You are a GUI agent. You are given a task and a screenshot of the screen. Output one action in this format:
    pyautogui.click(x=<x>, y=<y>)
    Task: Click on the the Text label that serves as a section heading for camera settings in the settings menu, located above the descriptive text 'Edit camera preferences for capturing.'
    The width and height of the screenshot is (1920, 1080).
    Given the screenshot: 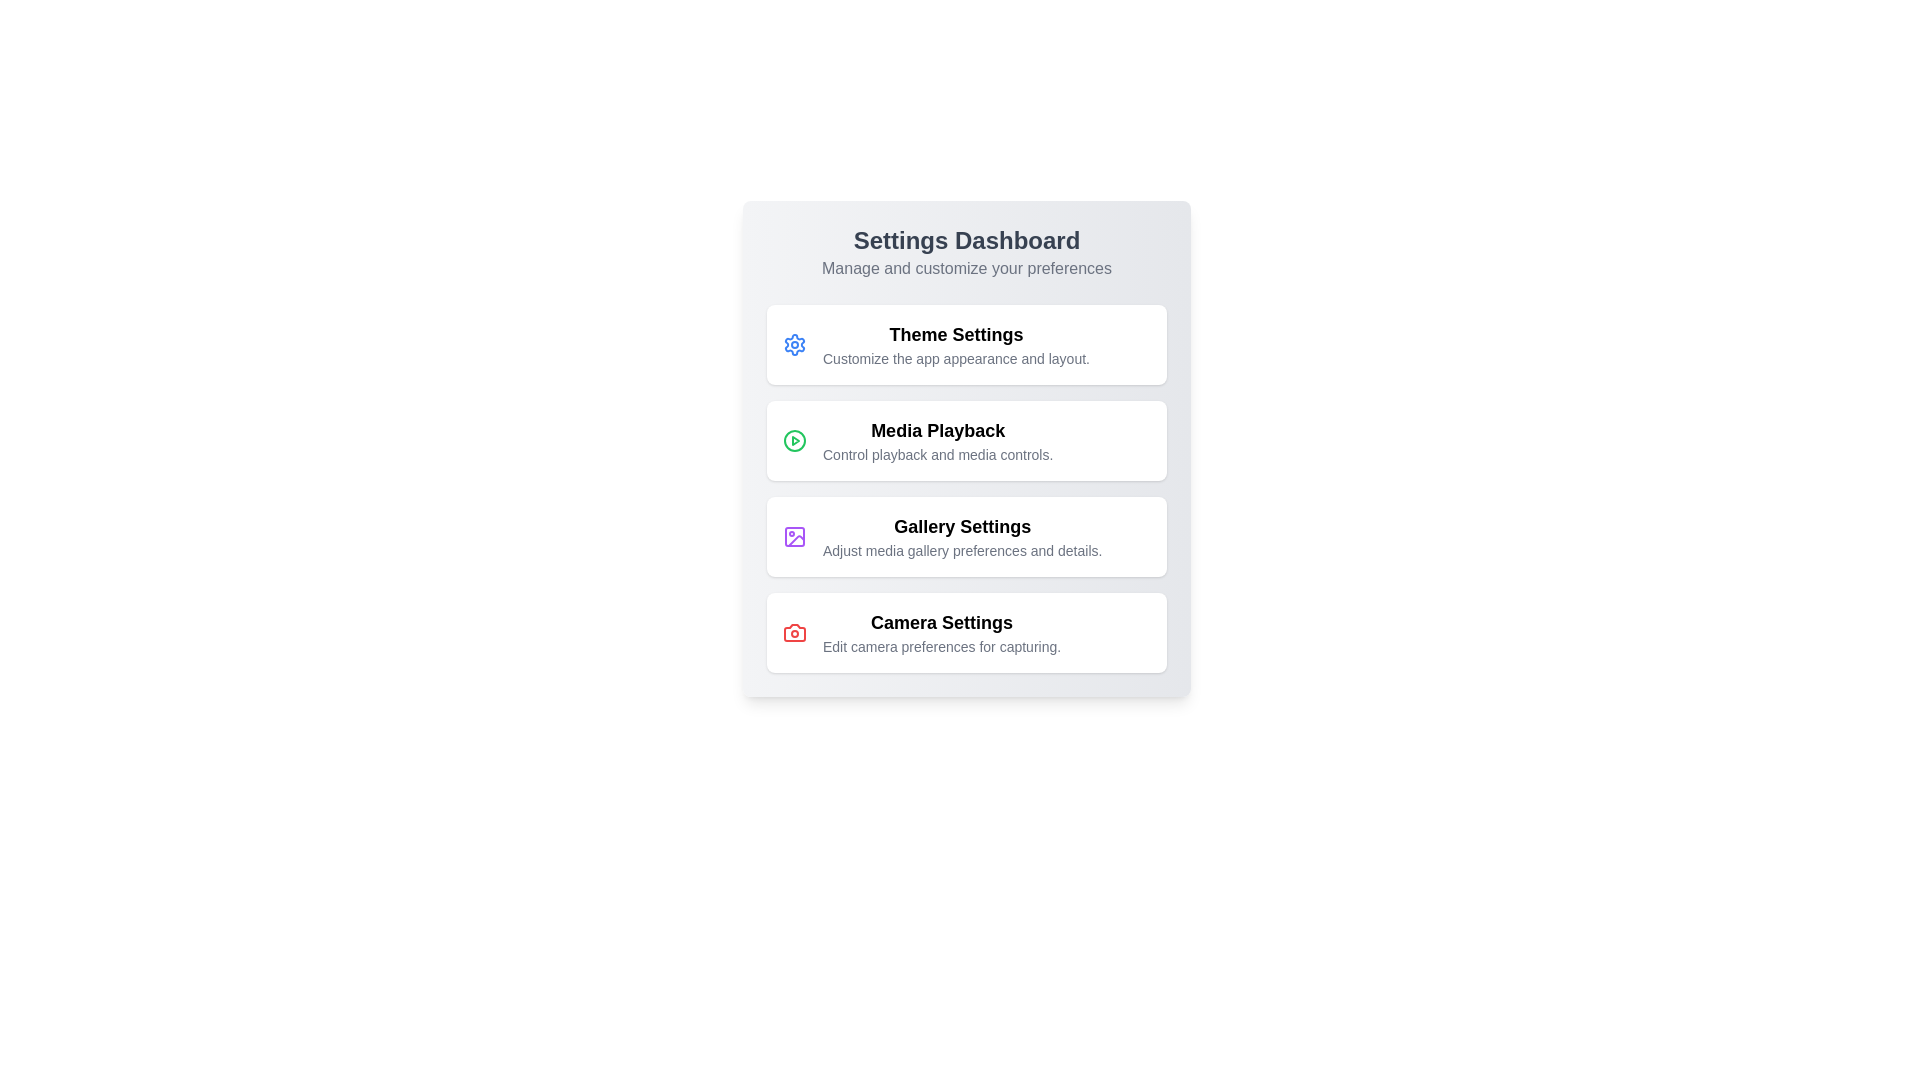 What is the action you would take?
    pyautogui.click(x=941, y=622)
    